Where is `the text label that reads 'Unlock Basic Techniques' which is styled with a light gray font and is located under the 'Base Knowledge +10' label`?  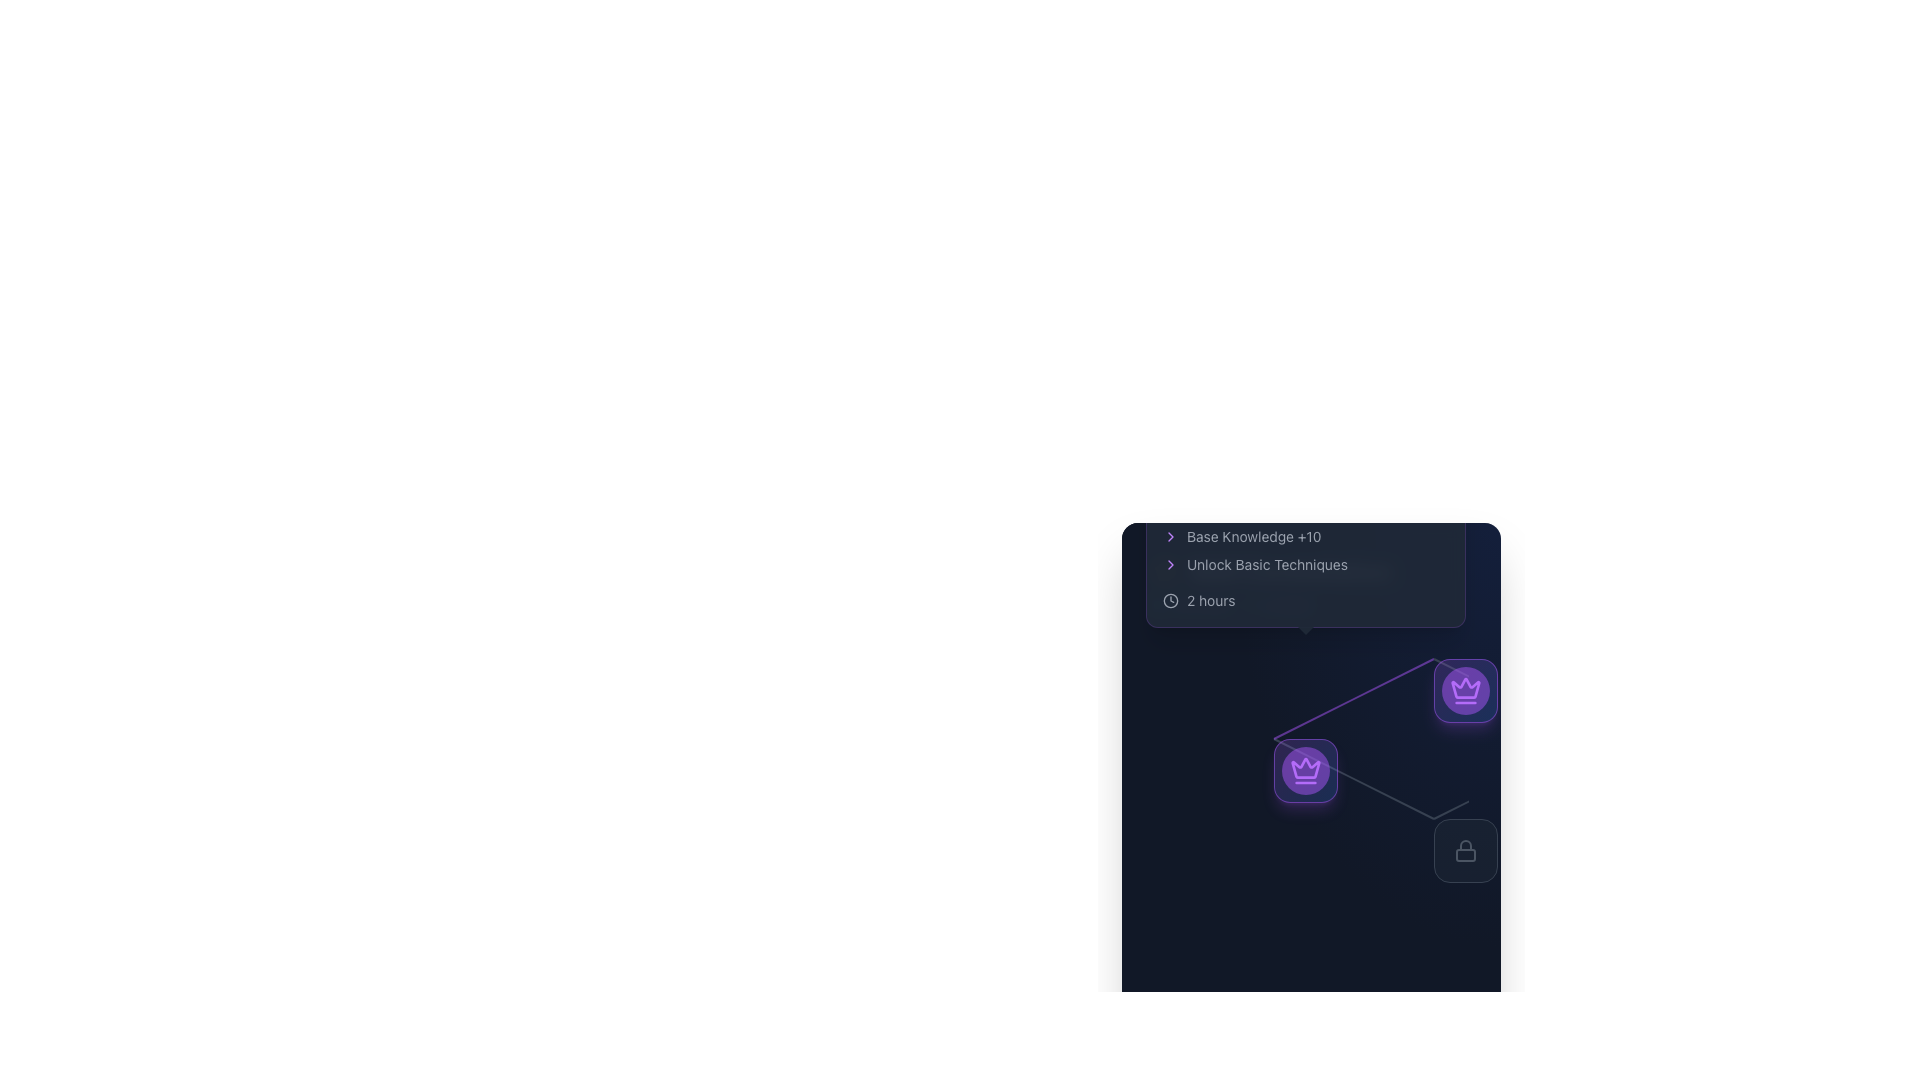
the text label that reads 'Unlock Basic Techniques' which is styled with a light gray font and is located under the 'Base Knowledge +10' label is located at coordinates (1305, 564).